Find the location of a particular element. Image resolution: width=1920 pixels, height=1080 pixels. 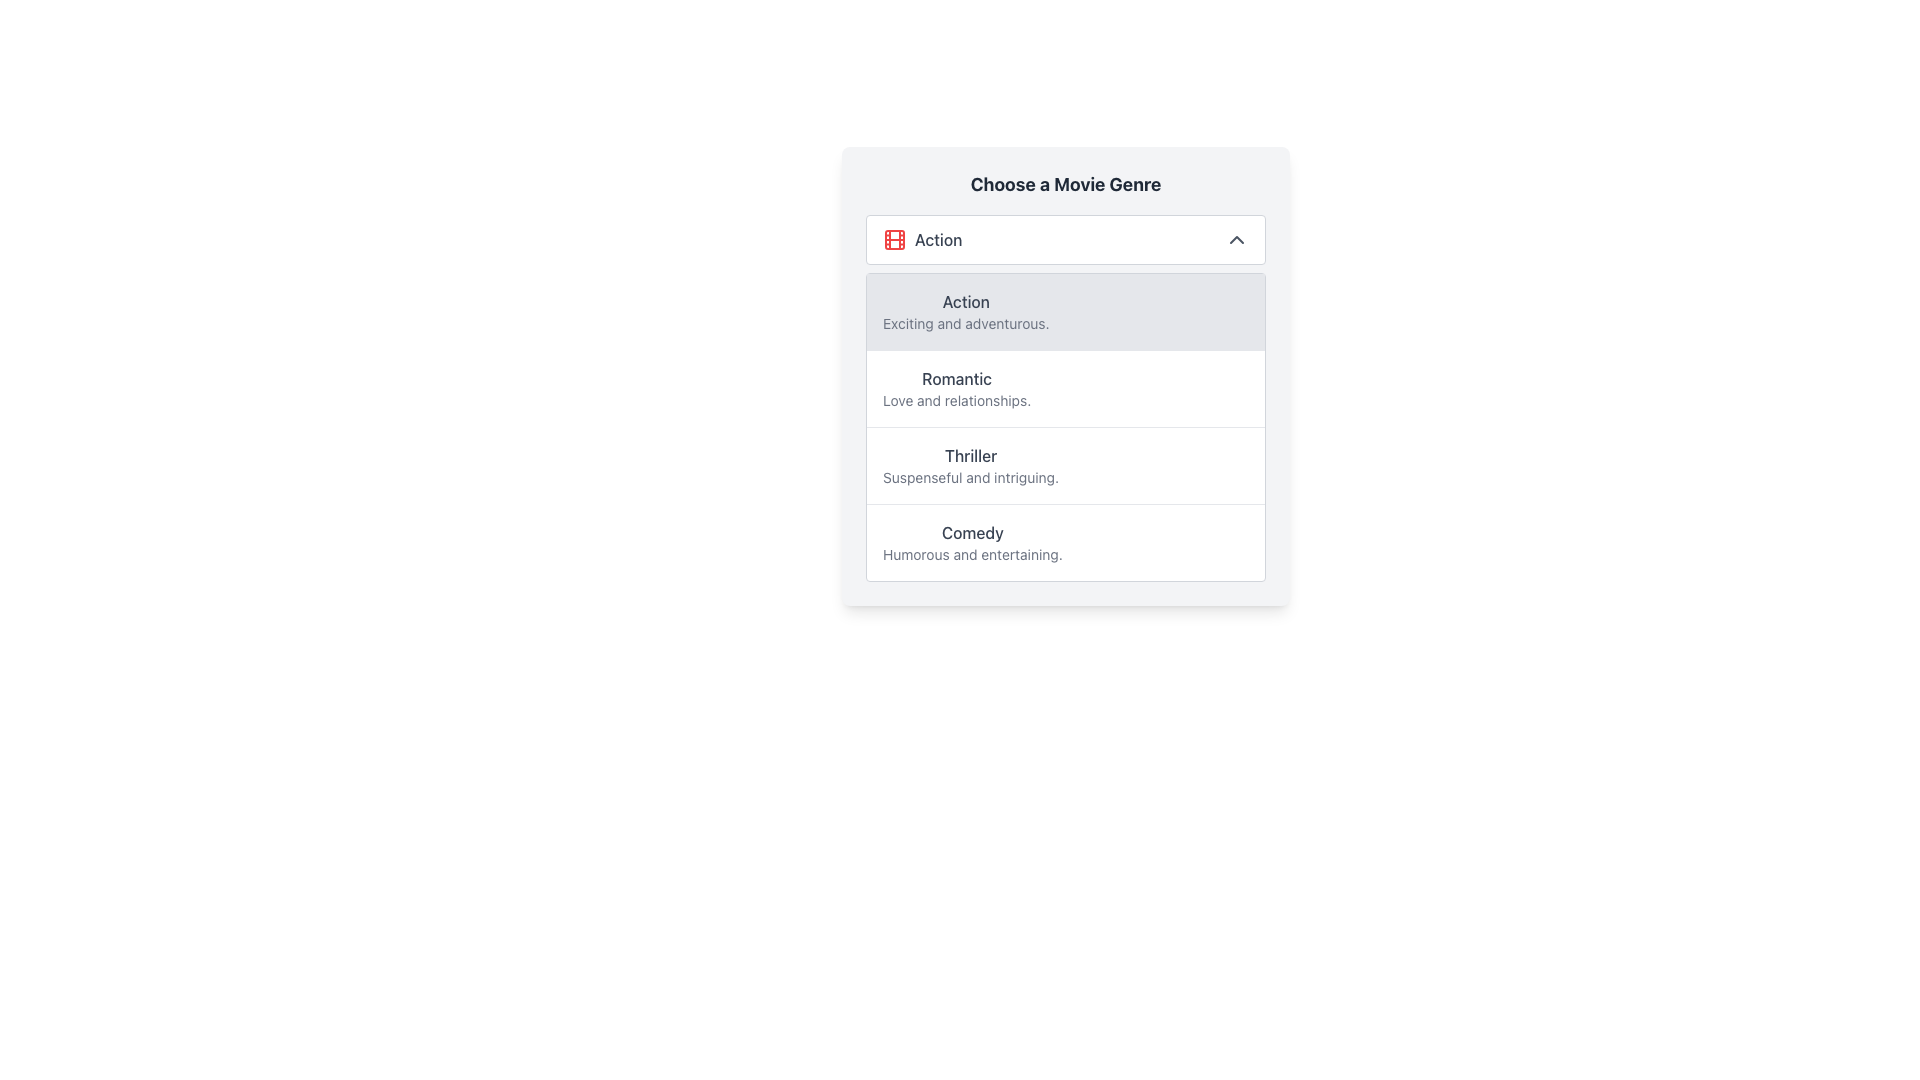

the text label displaying 'Exciting and adventurous.' located beneath the 'Action' heading is located at coordinates (966, 323).